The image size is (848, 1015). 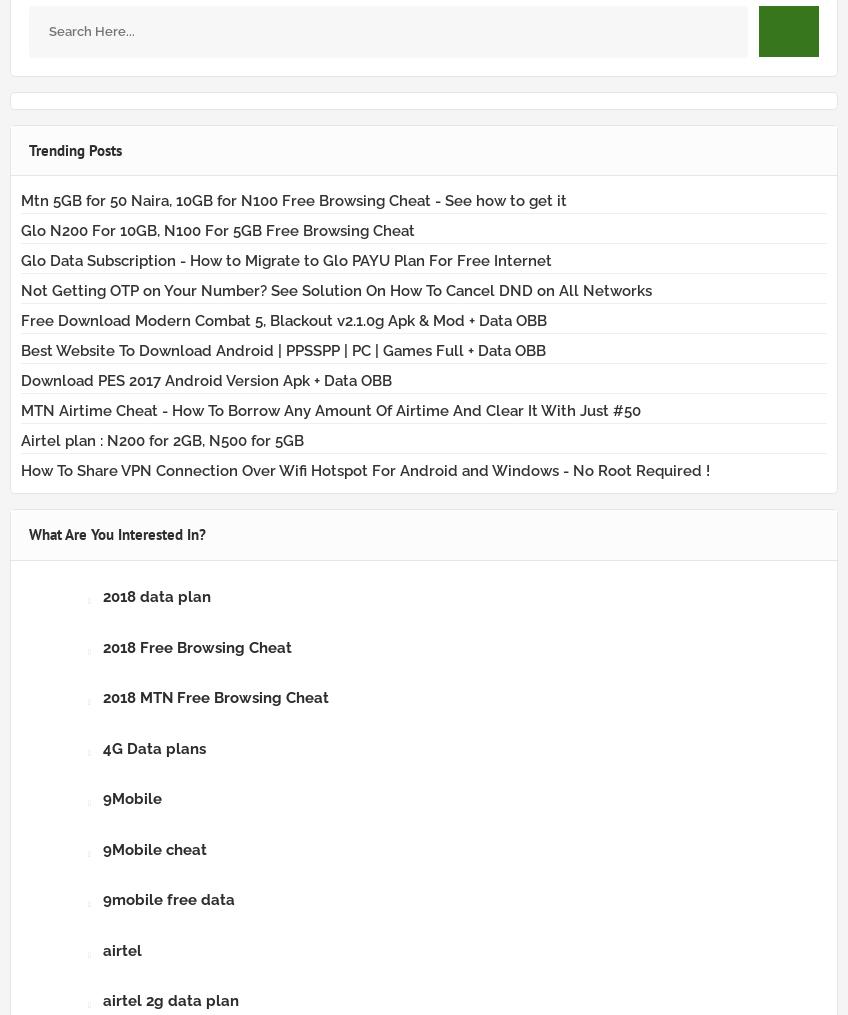 What do you see at coordinates (197, 645) in the screenshot?
I see `'2018 Free Browsing Cheat'` at bounding box center [197, 645].